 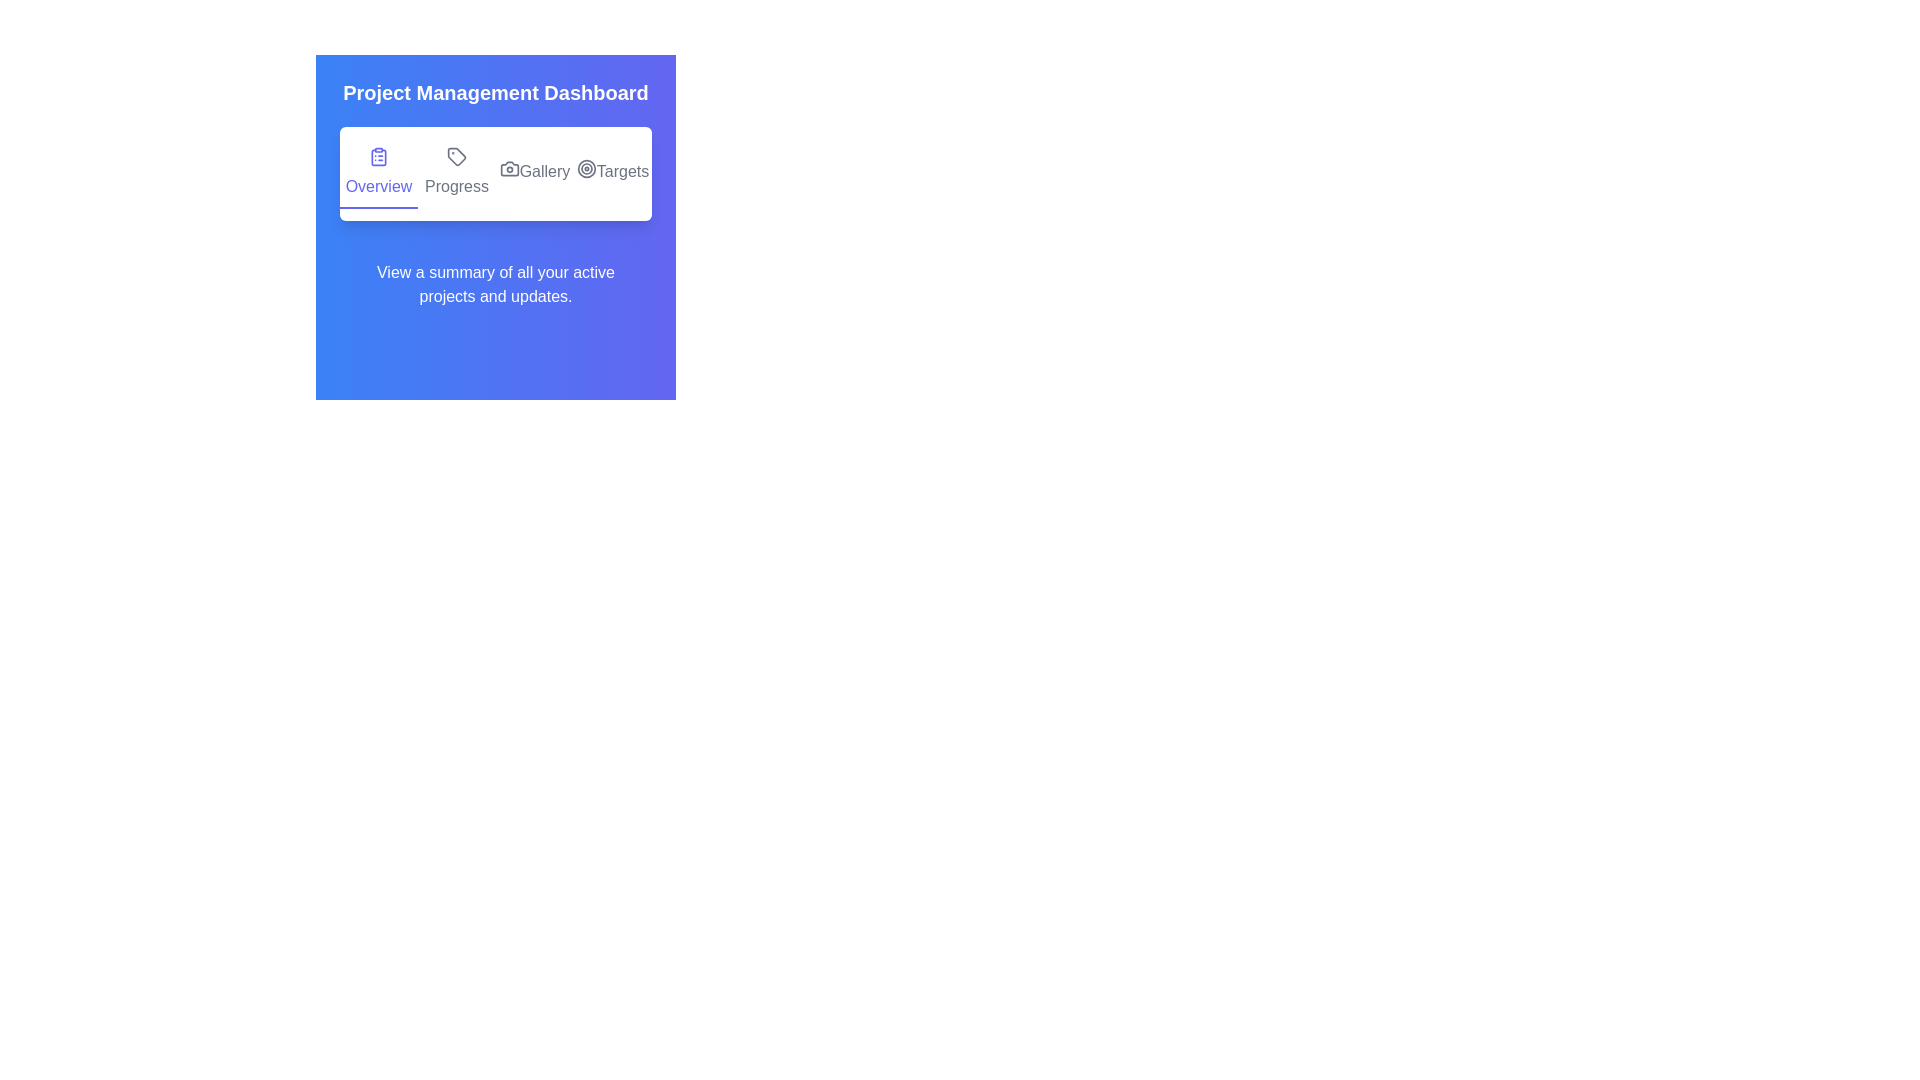 I want to click on the tab corresponding to Overview, so click(x=379, y=172).